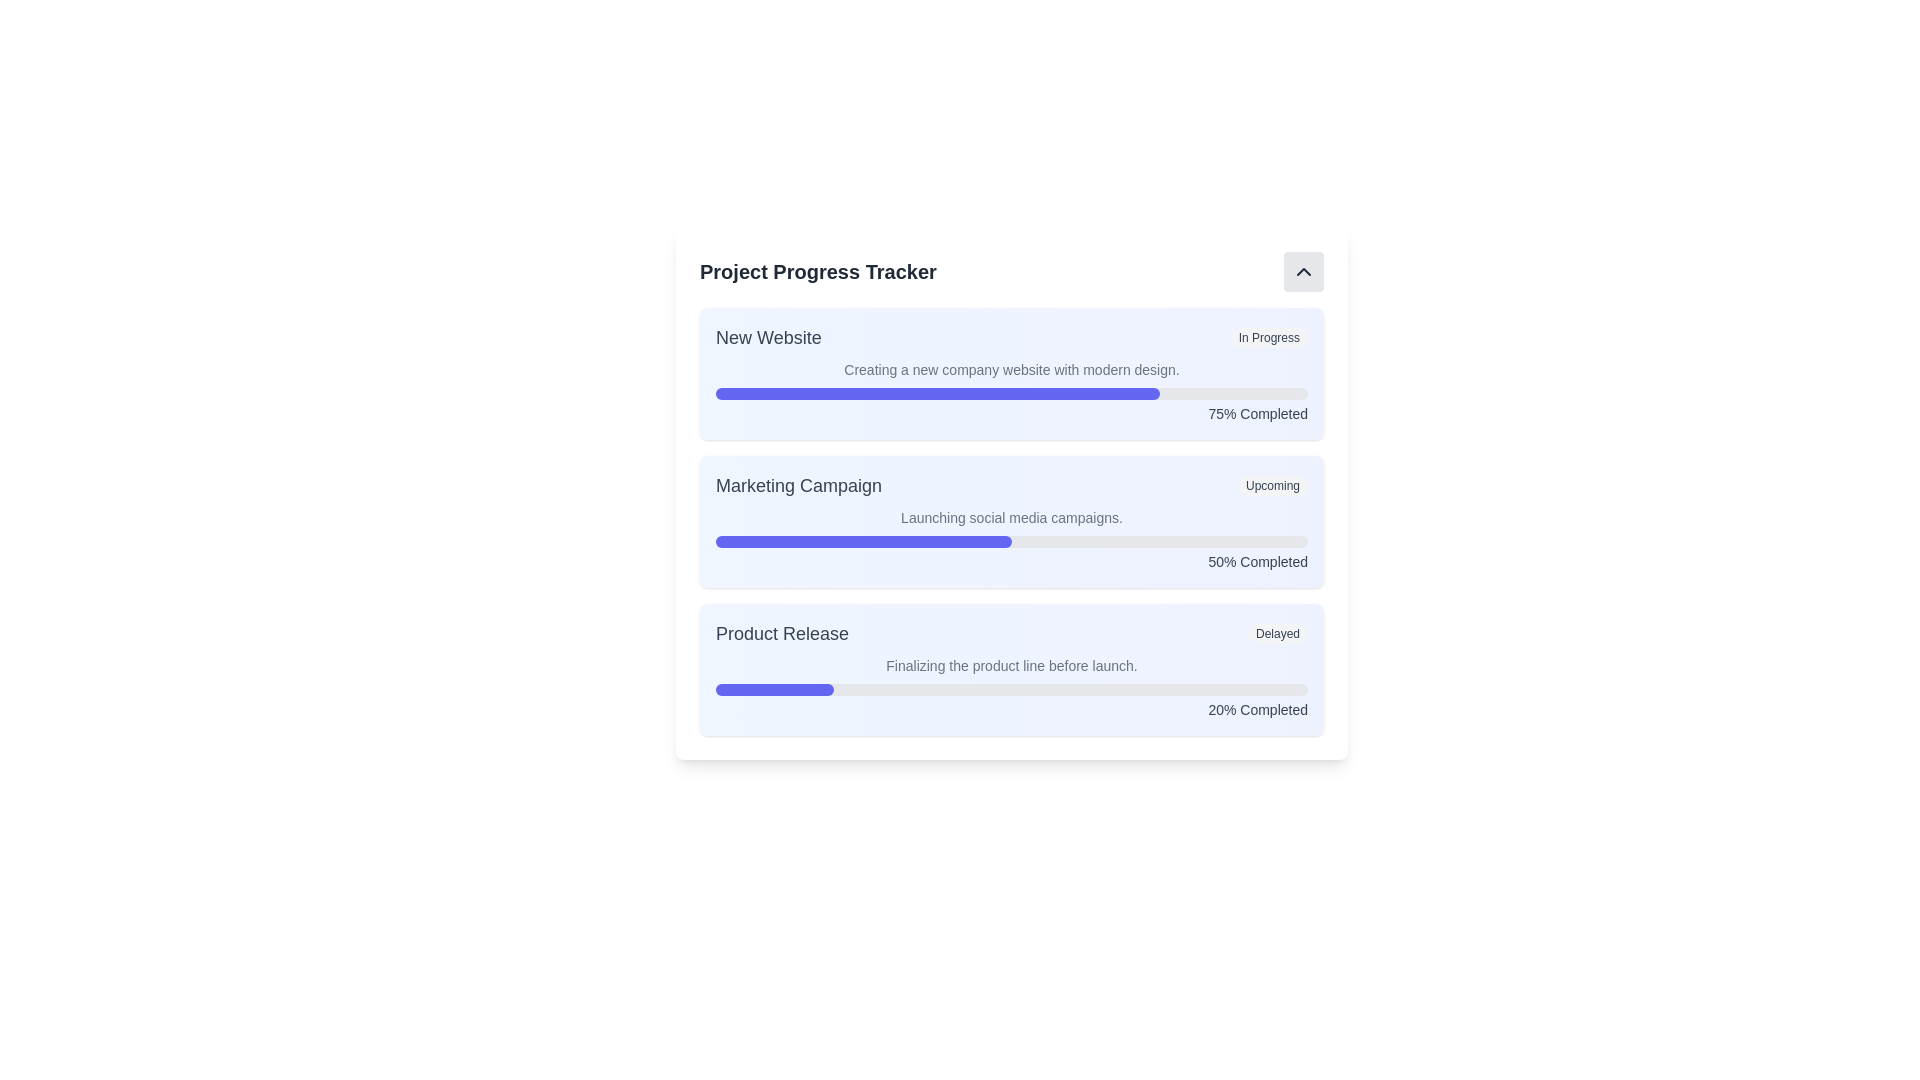 Image resolution: width=1920 pixels, height=1080 pixels. What do you see at coordinates (1012, 493) in the screenshot?
I see `the interactive elements within the 'Marketing Campaign' progress information panel located centrally in the main content area, specifically positioned between the 'New Website' and 'Product Release' sections` at bounding box center [1012, 493].